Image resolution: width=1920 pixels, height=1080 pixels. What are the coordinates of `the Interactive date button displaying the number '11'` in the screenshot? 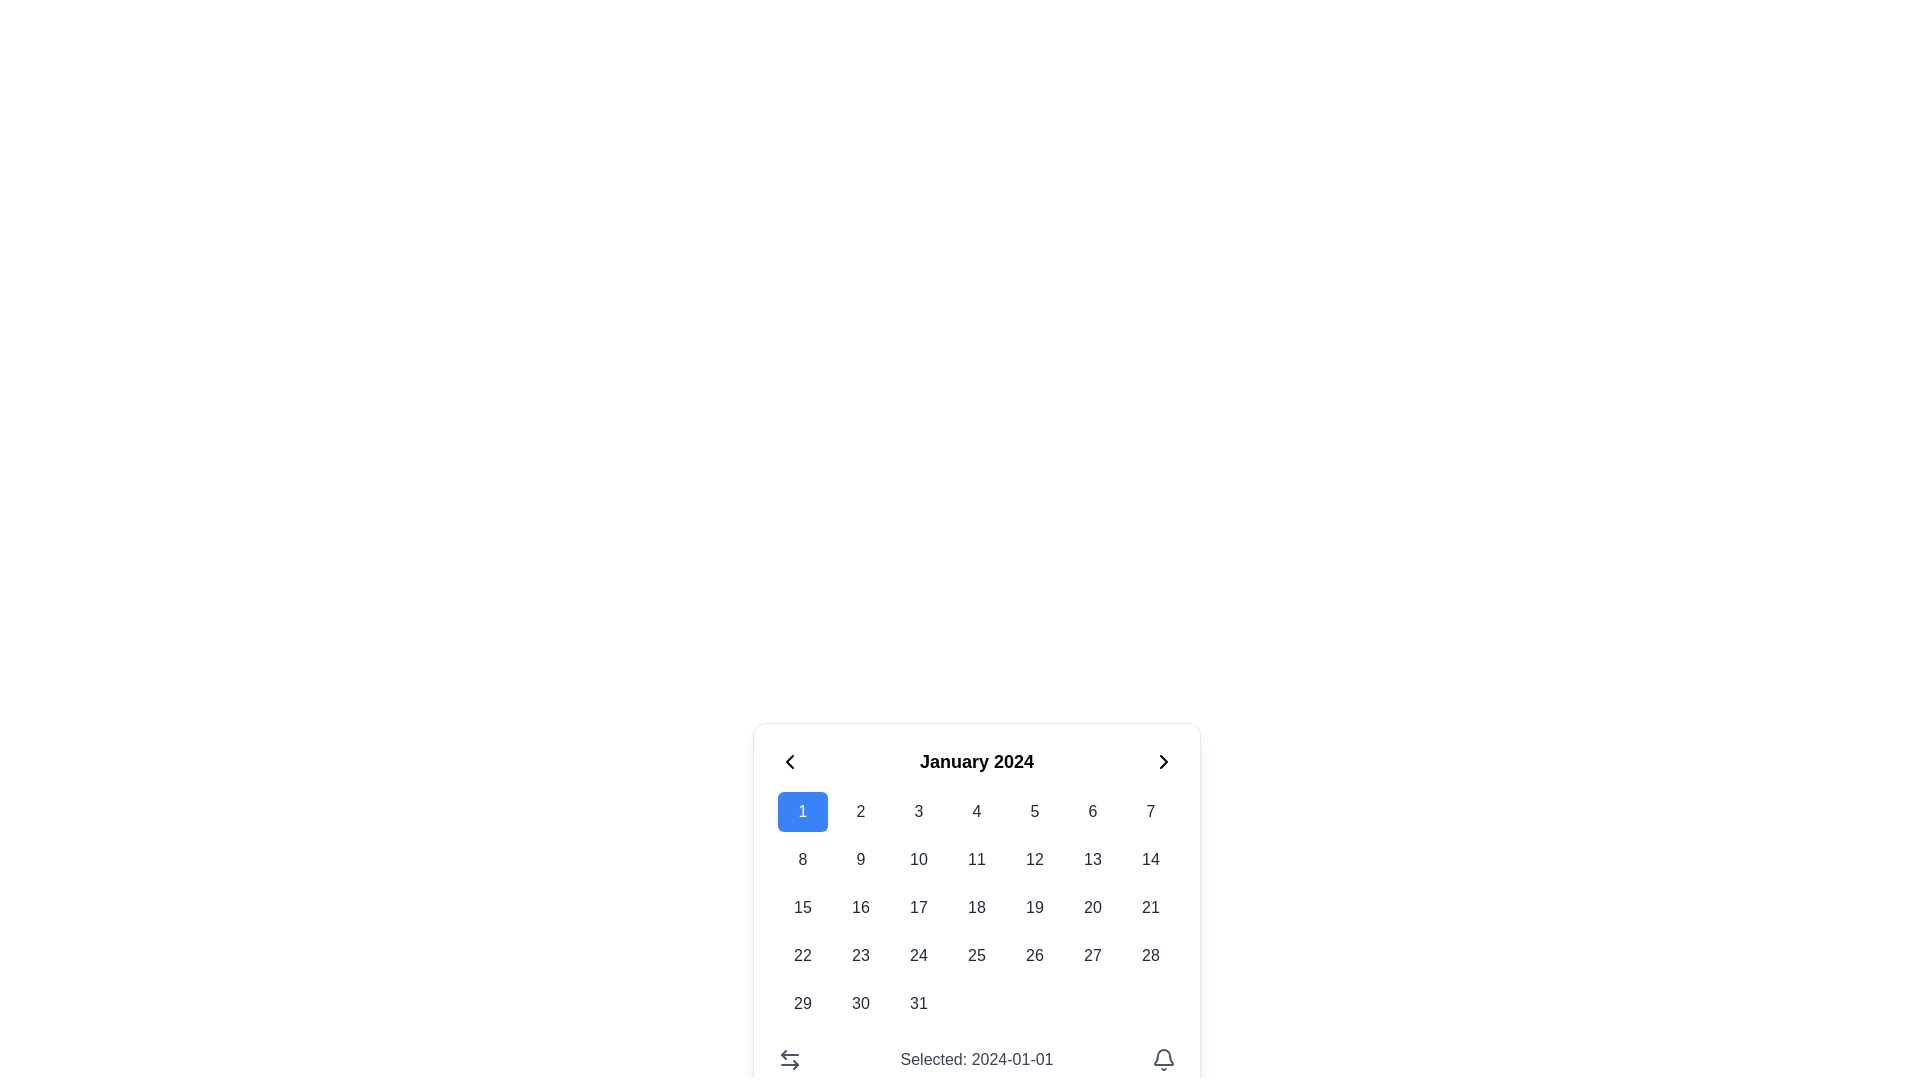 It's located at (977, 859).